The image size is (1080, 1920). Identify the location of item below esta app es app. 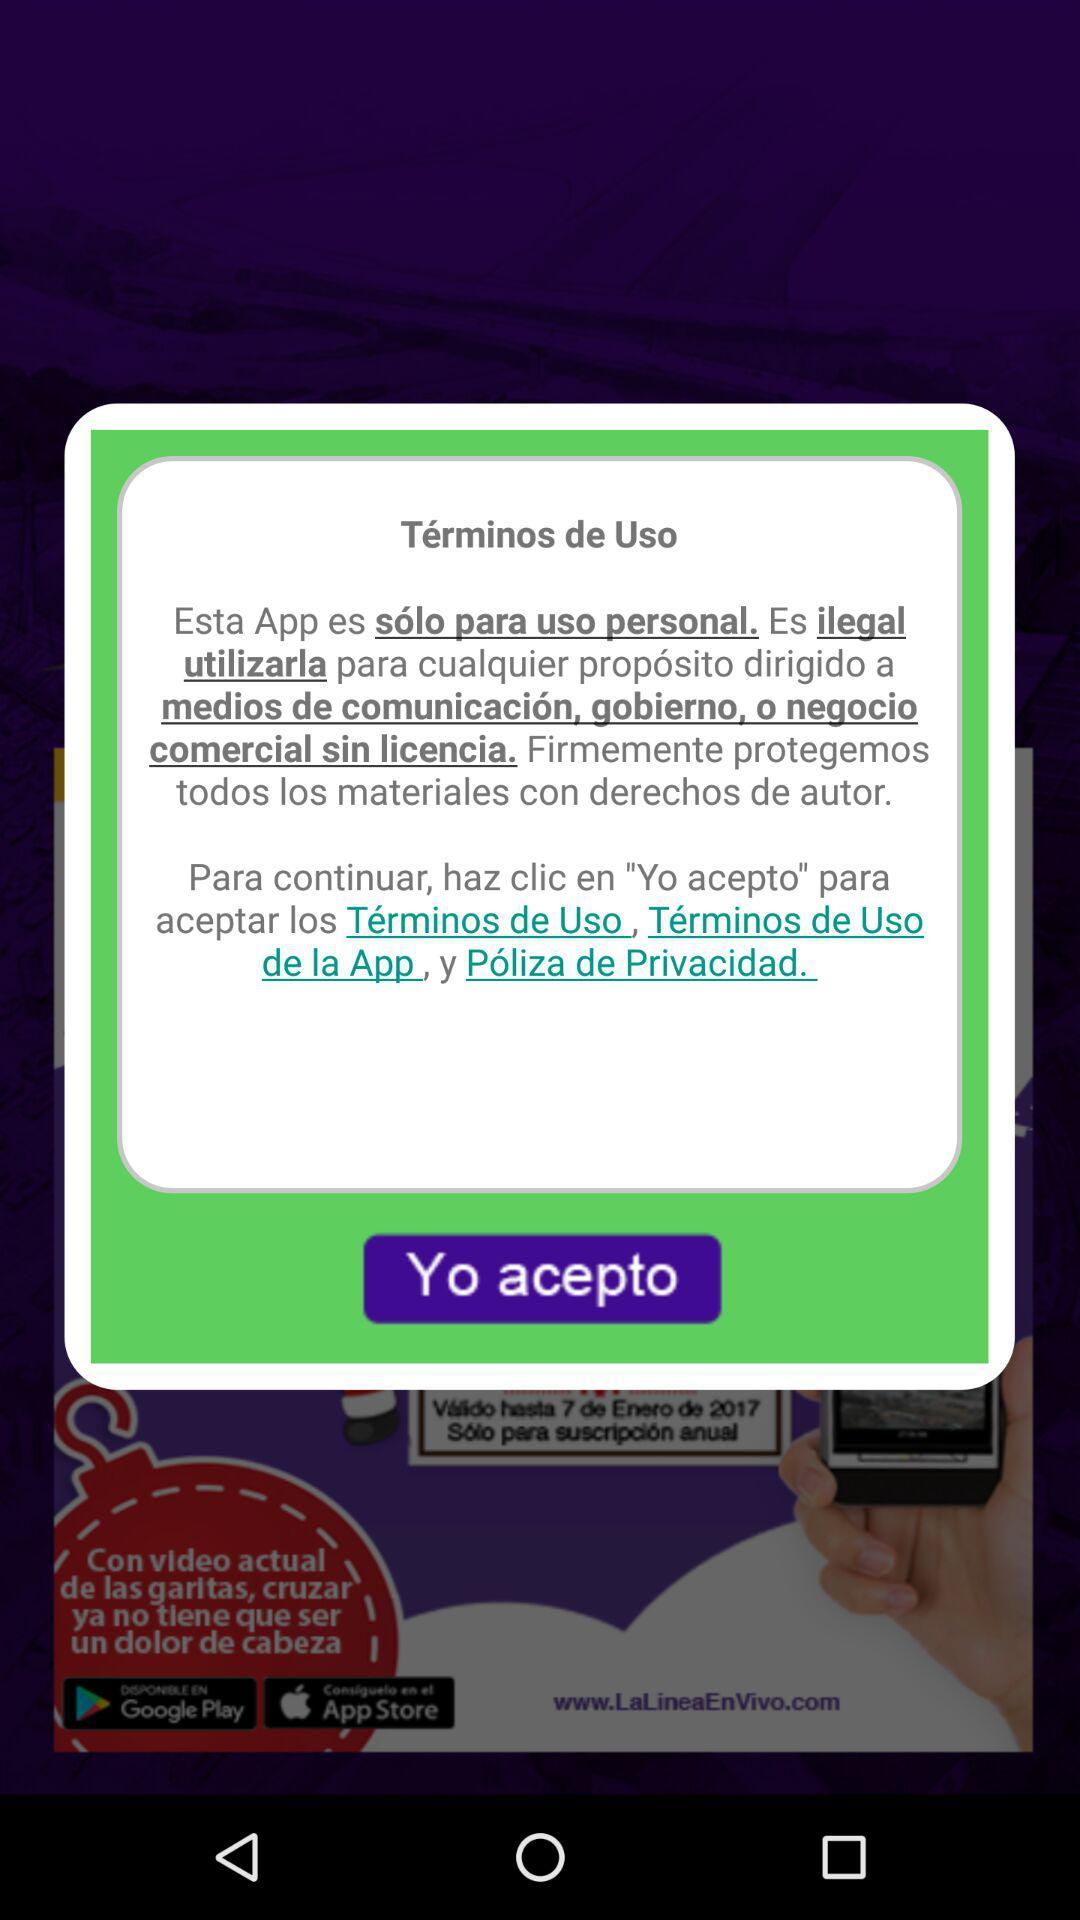
(538, 1277).